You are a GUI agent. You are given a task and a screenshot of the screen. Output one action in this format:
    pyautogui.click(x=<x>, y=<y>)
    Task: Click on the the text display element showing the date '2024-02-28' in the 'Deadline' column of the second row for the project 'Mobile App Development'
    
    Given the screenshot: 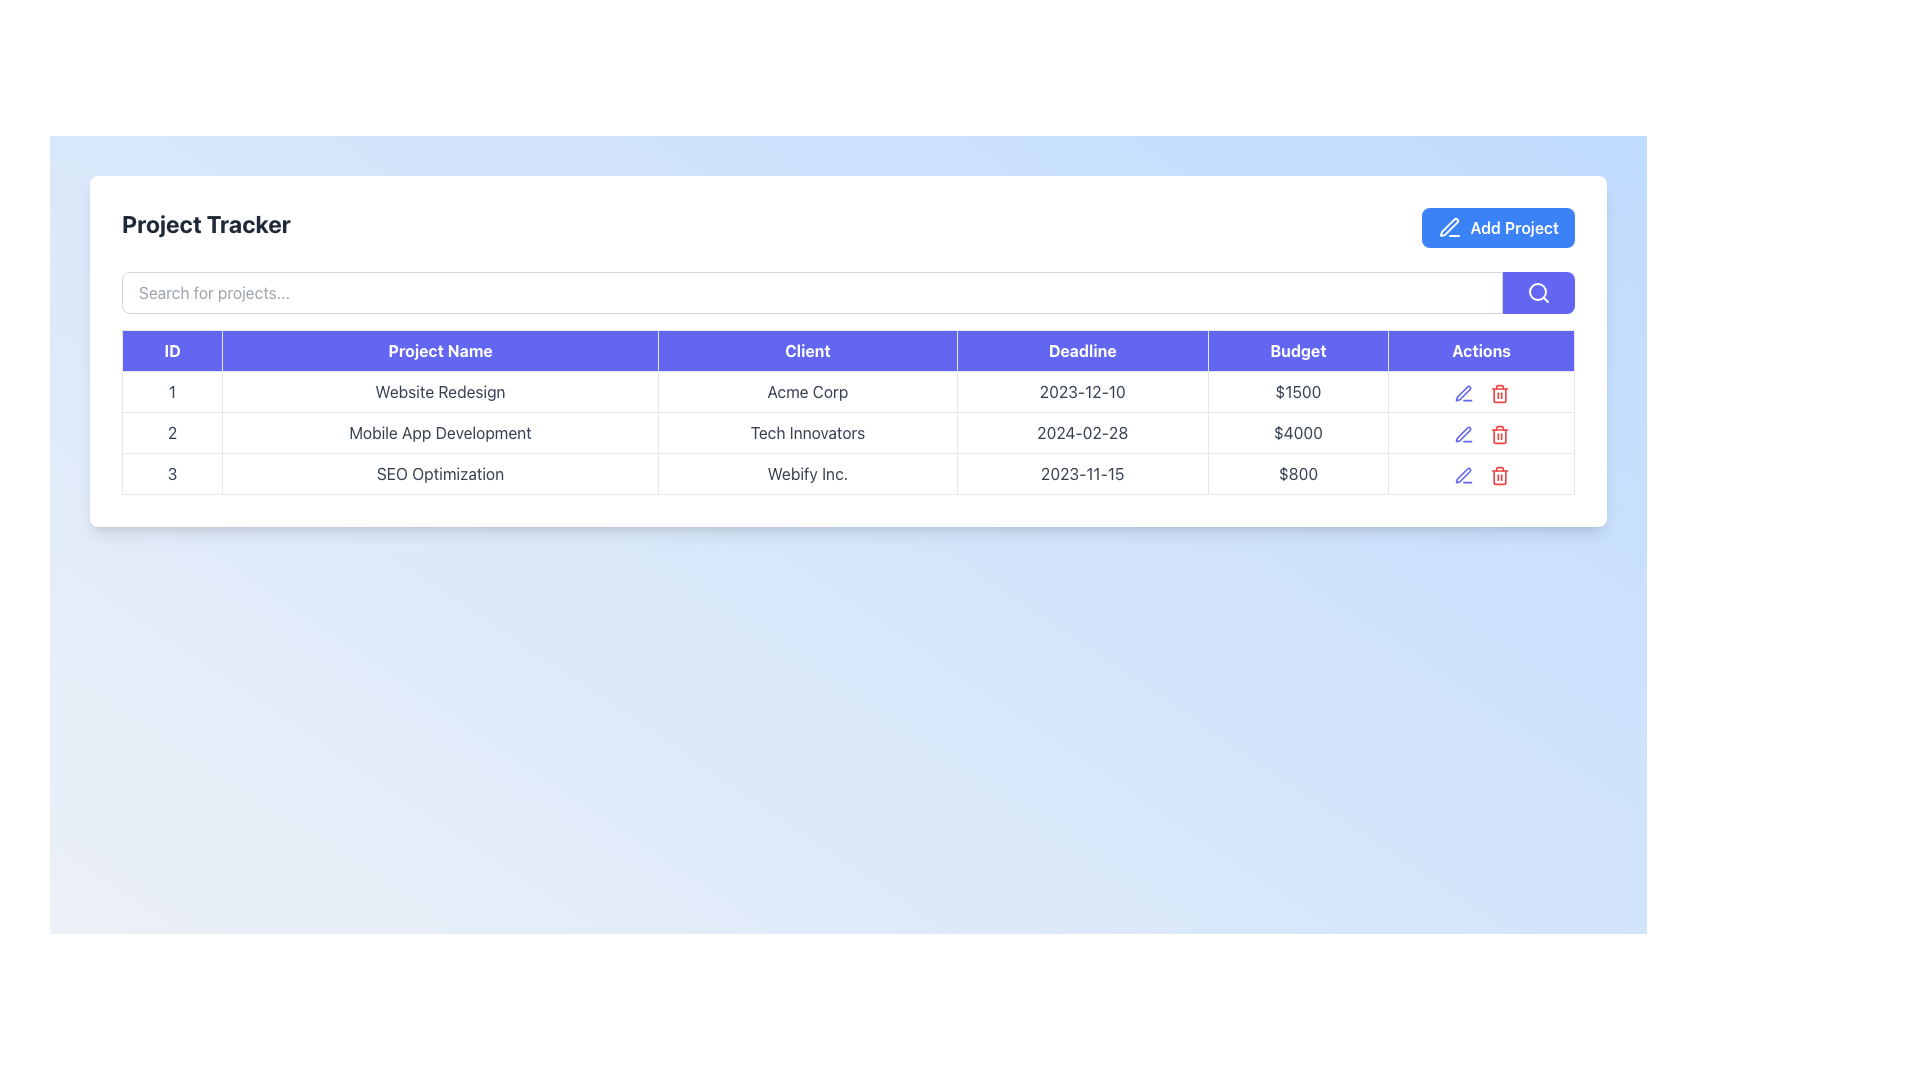 What is the action you would take?
    pyautogui.click(x=1081, y=431)
    